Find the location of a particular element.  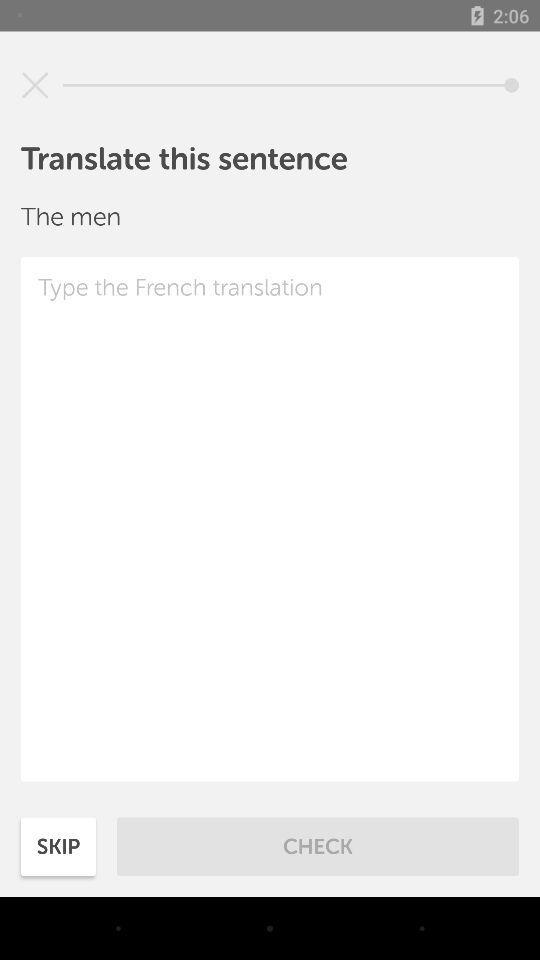

the skip is located at coordinates (58, 845).